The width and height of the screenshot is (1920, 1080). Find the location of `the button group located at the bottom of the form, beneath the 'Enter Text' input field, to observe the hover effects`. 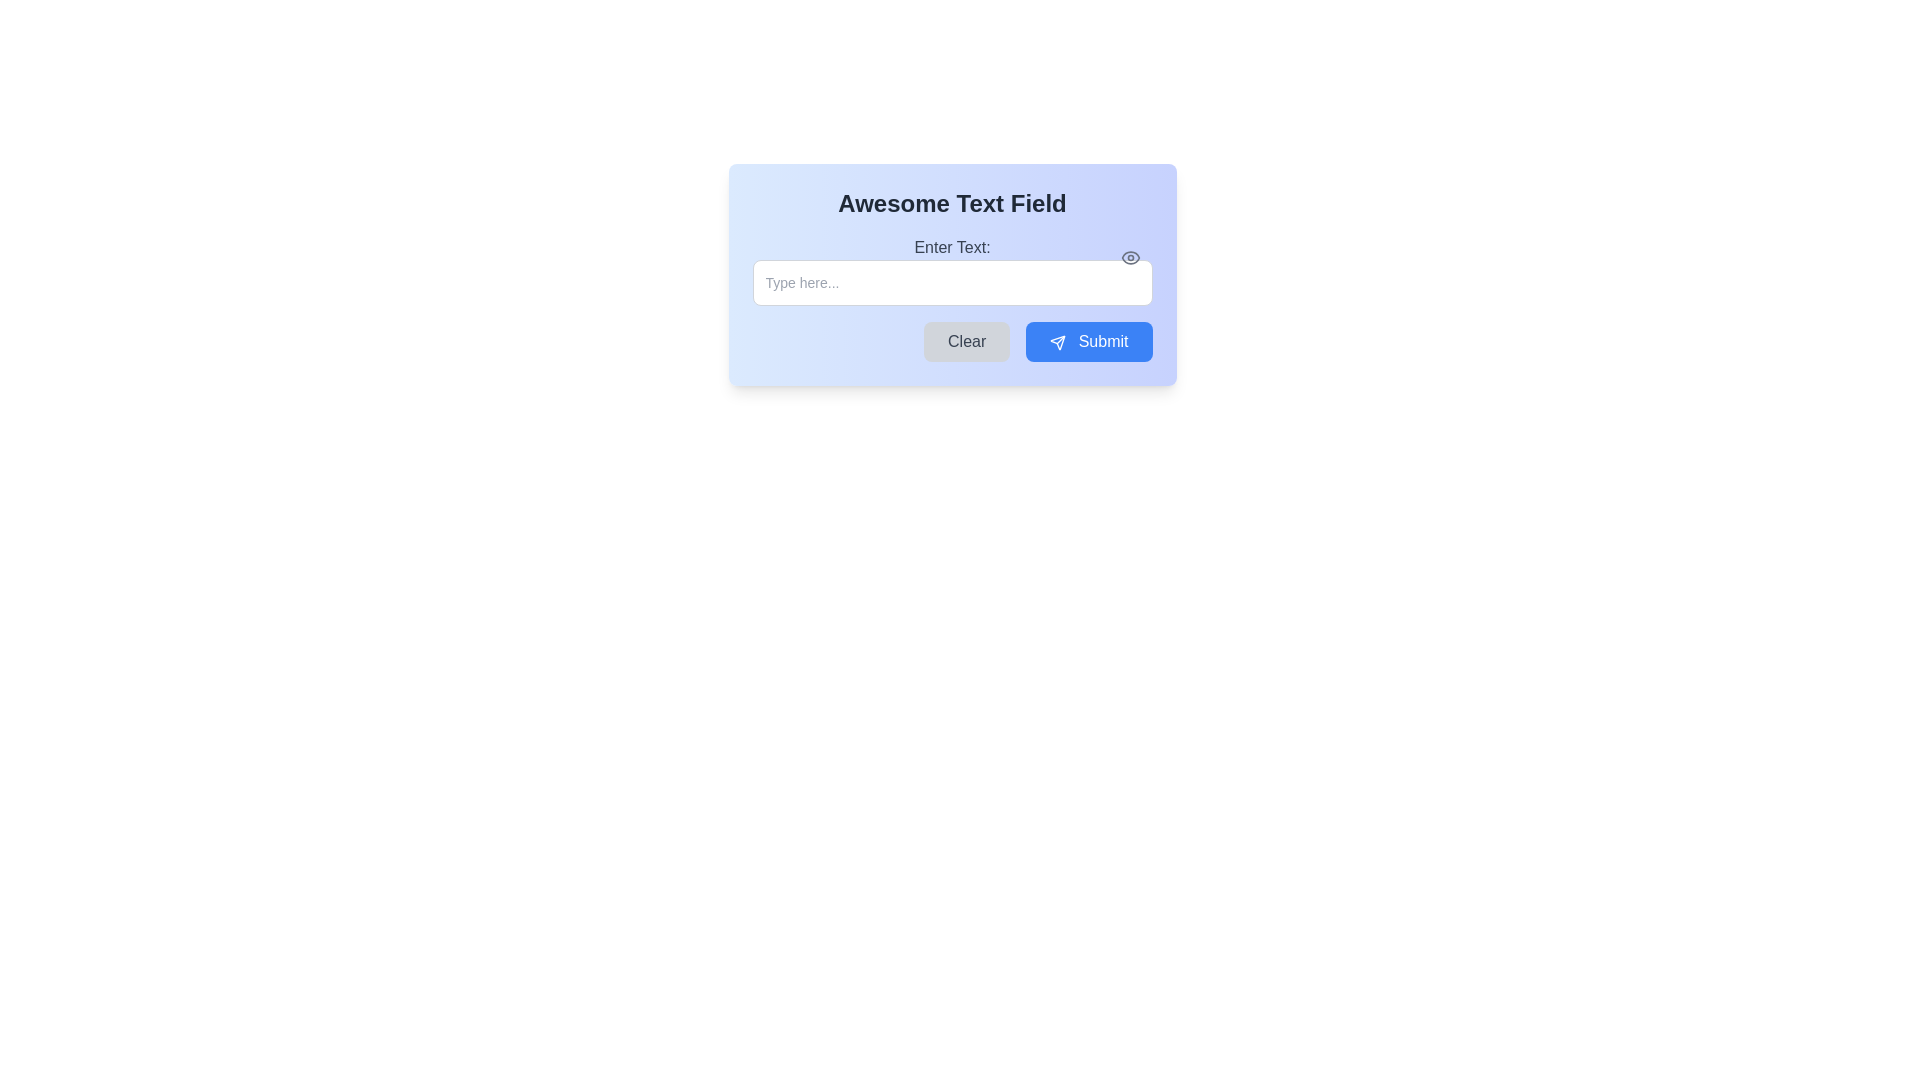

the button group located at the bottom of the form, beneath the 'Enter Text' input field, to observe the hover effects is located at coordinates (951, 341).